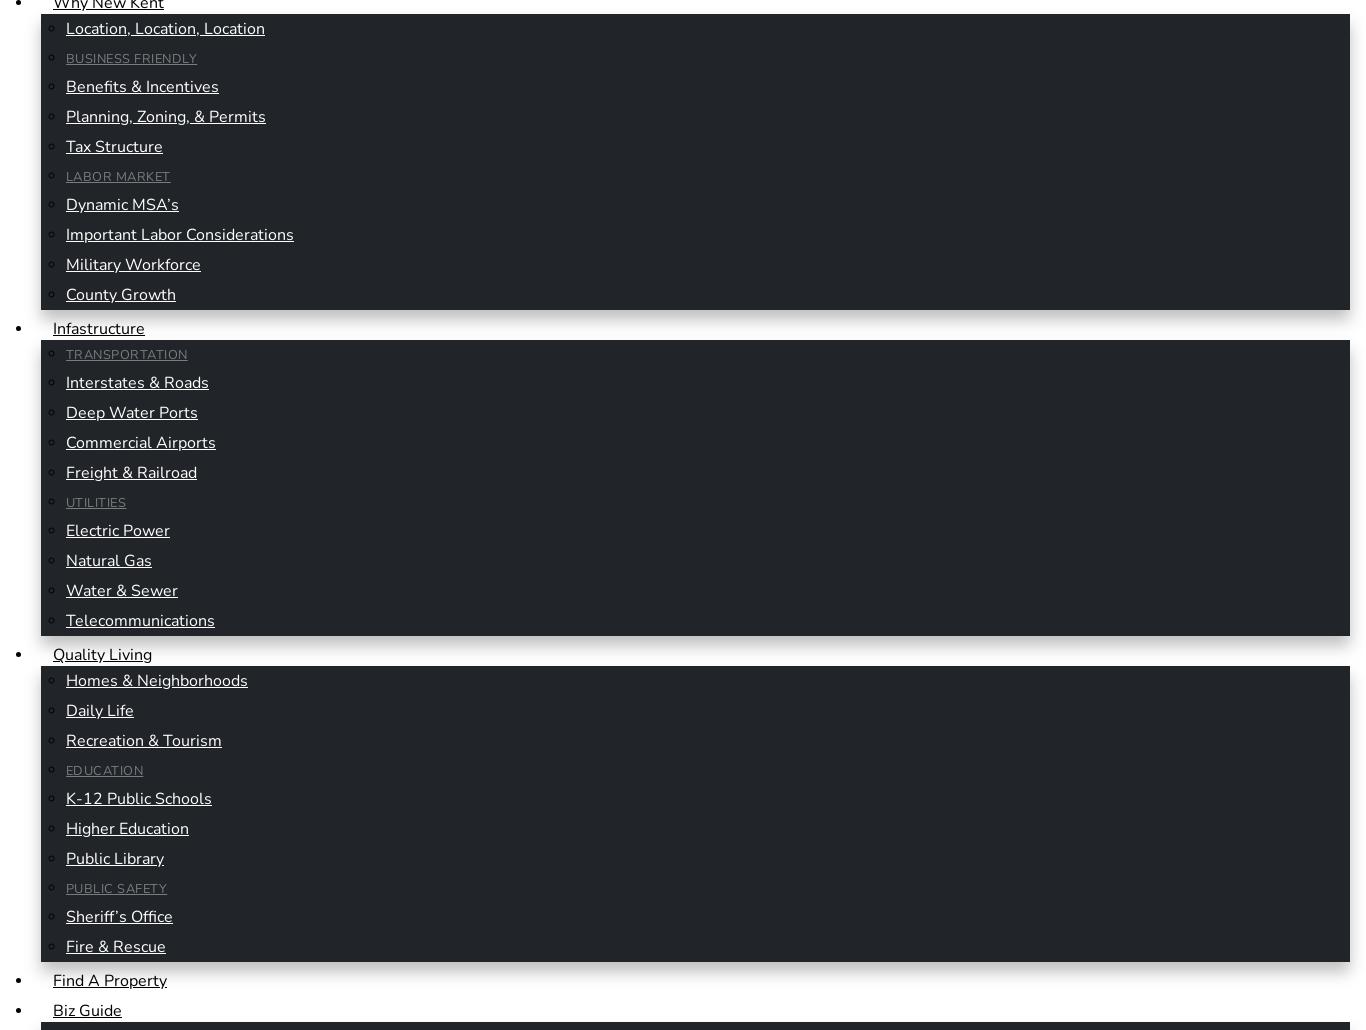  What do you see at coordinates (65, 589) in the screenshot?
I see `'Water & Sewer'` at bounding box center [65, 589].